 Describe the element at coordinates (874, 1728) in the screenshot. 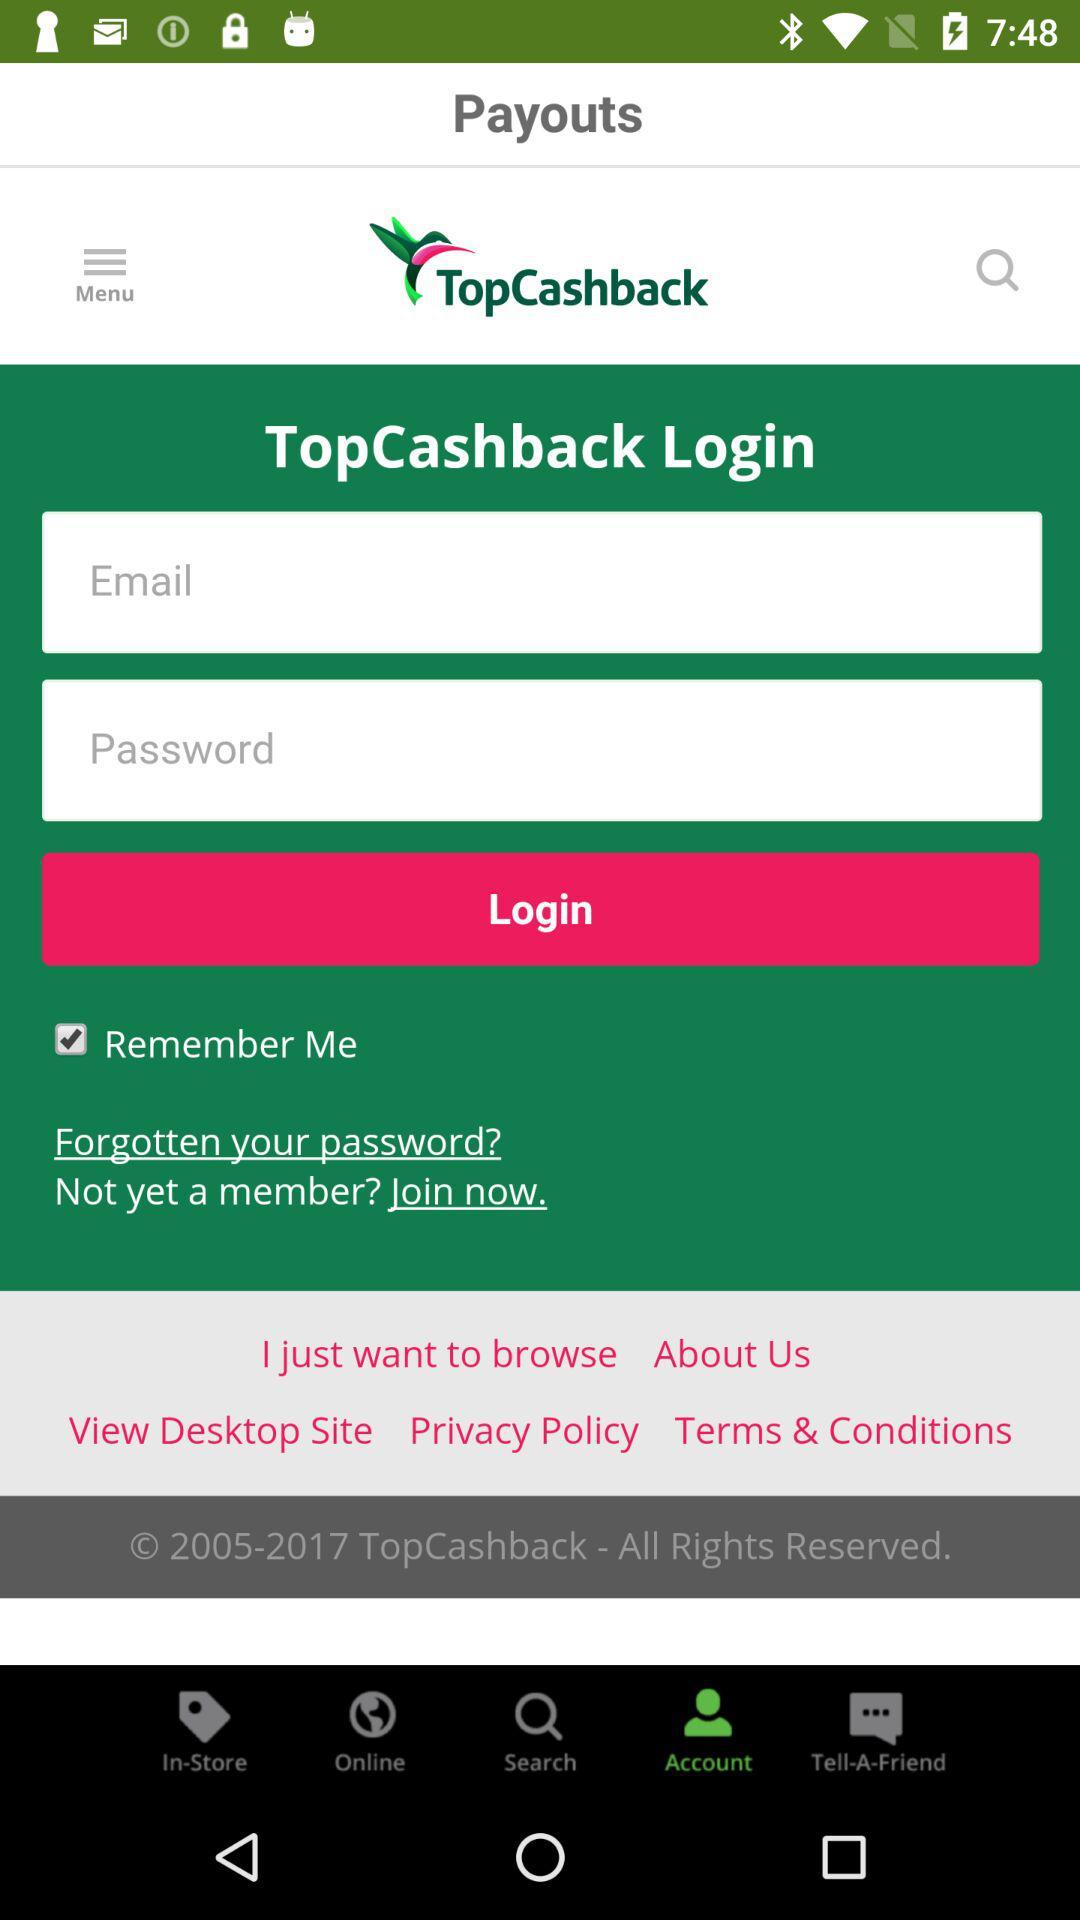

I see `tell a friend` at that location.